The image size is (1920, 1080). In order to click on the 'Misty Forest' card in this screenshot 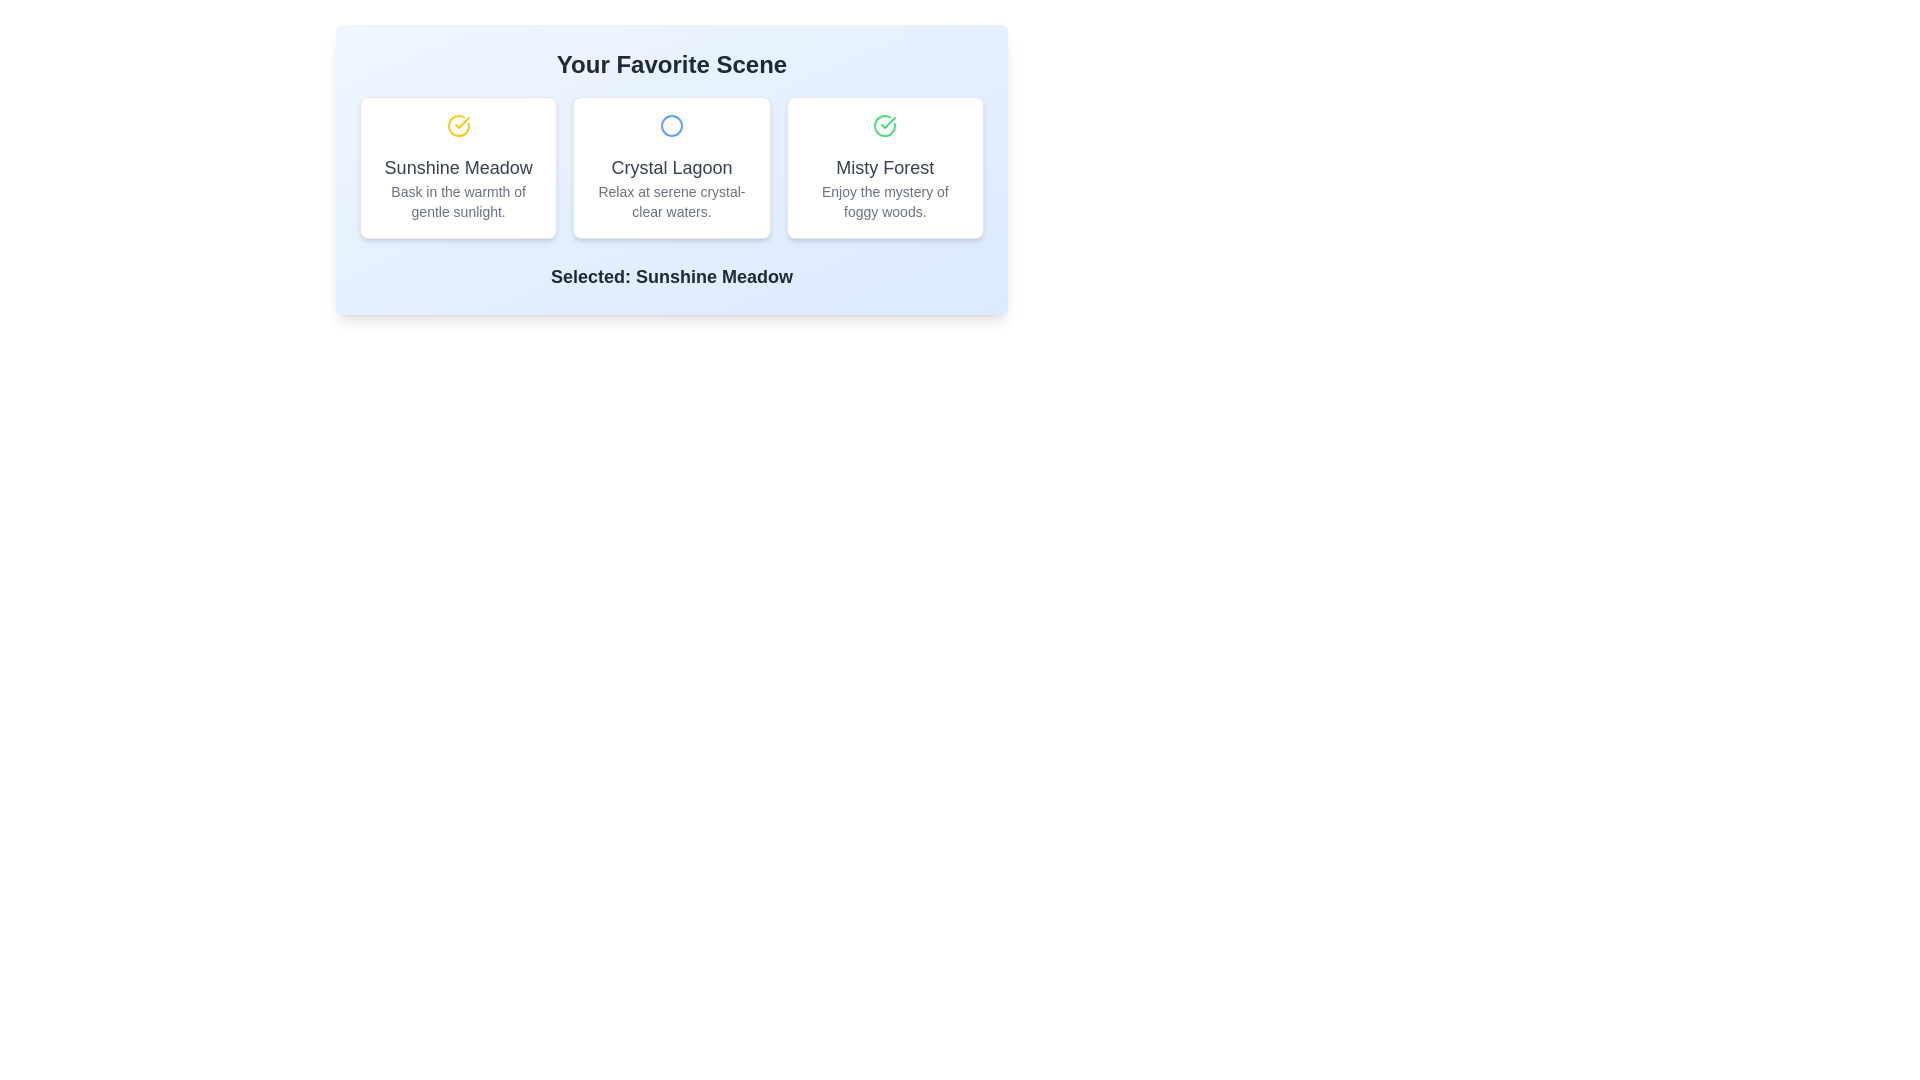, I will do `click(884, 167)`.